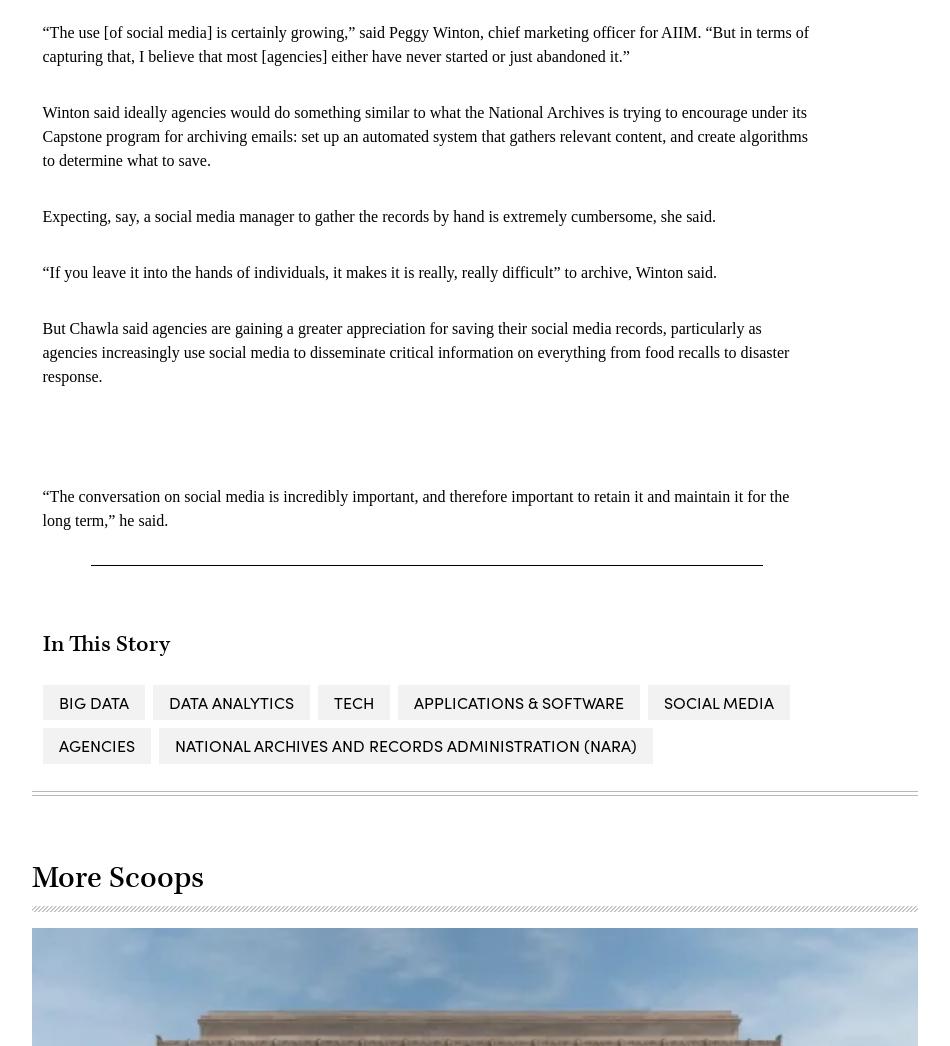 Image resolution: width=950 pixels, height=1046 pixels. I want to click on 'big data', so click(93, 701).